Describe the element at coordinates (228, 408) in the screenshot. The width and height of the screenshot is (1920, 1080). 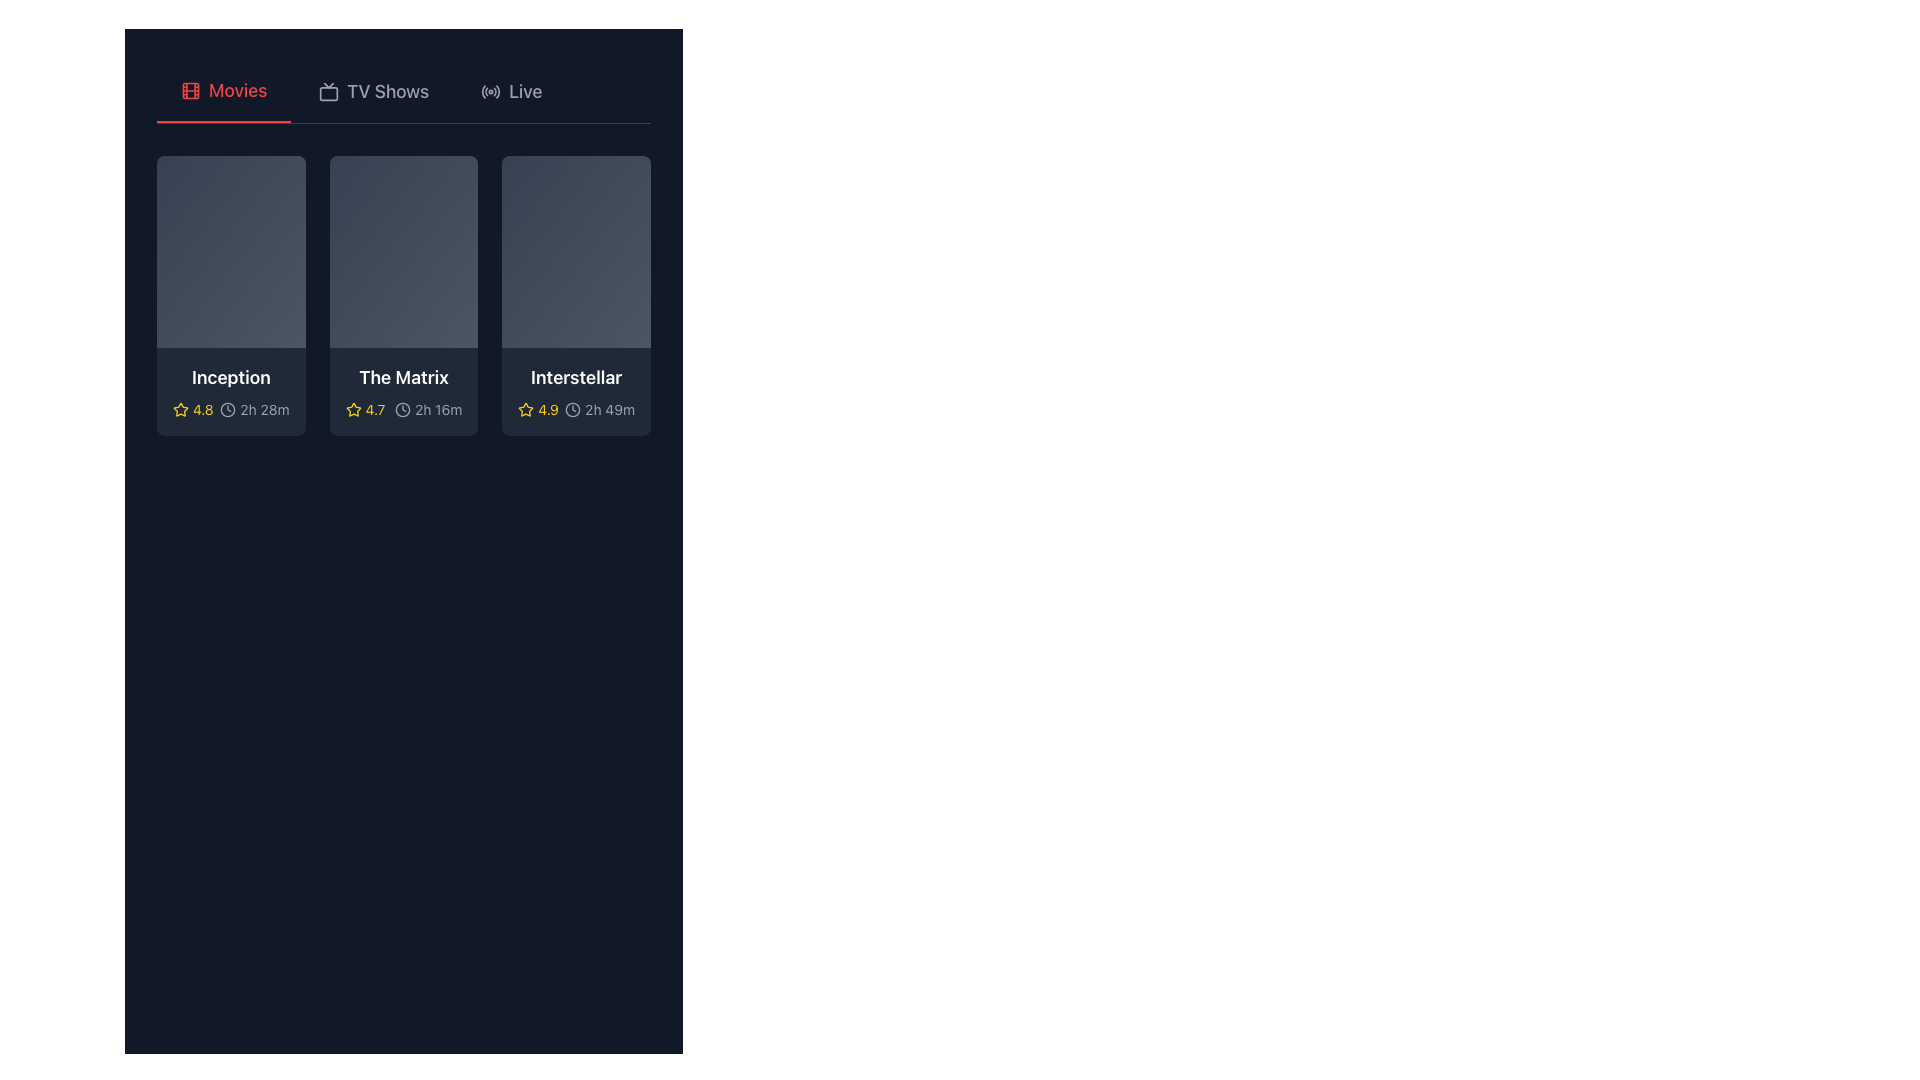
I see `the clock icon, which is a gray SVG graphic with two hands indicating hours and minutes, located to the left of the runtime text '2h 28m' within the 'Inception' movie card` at that location.